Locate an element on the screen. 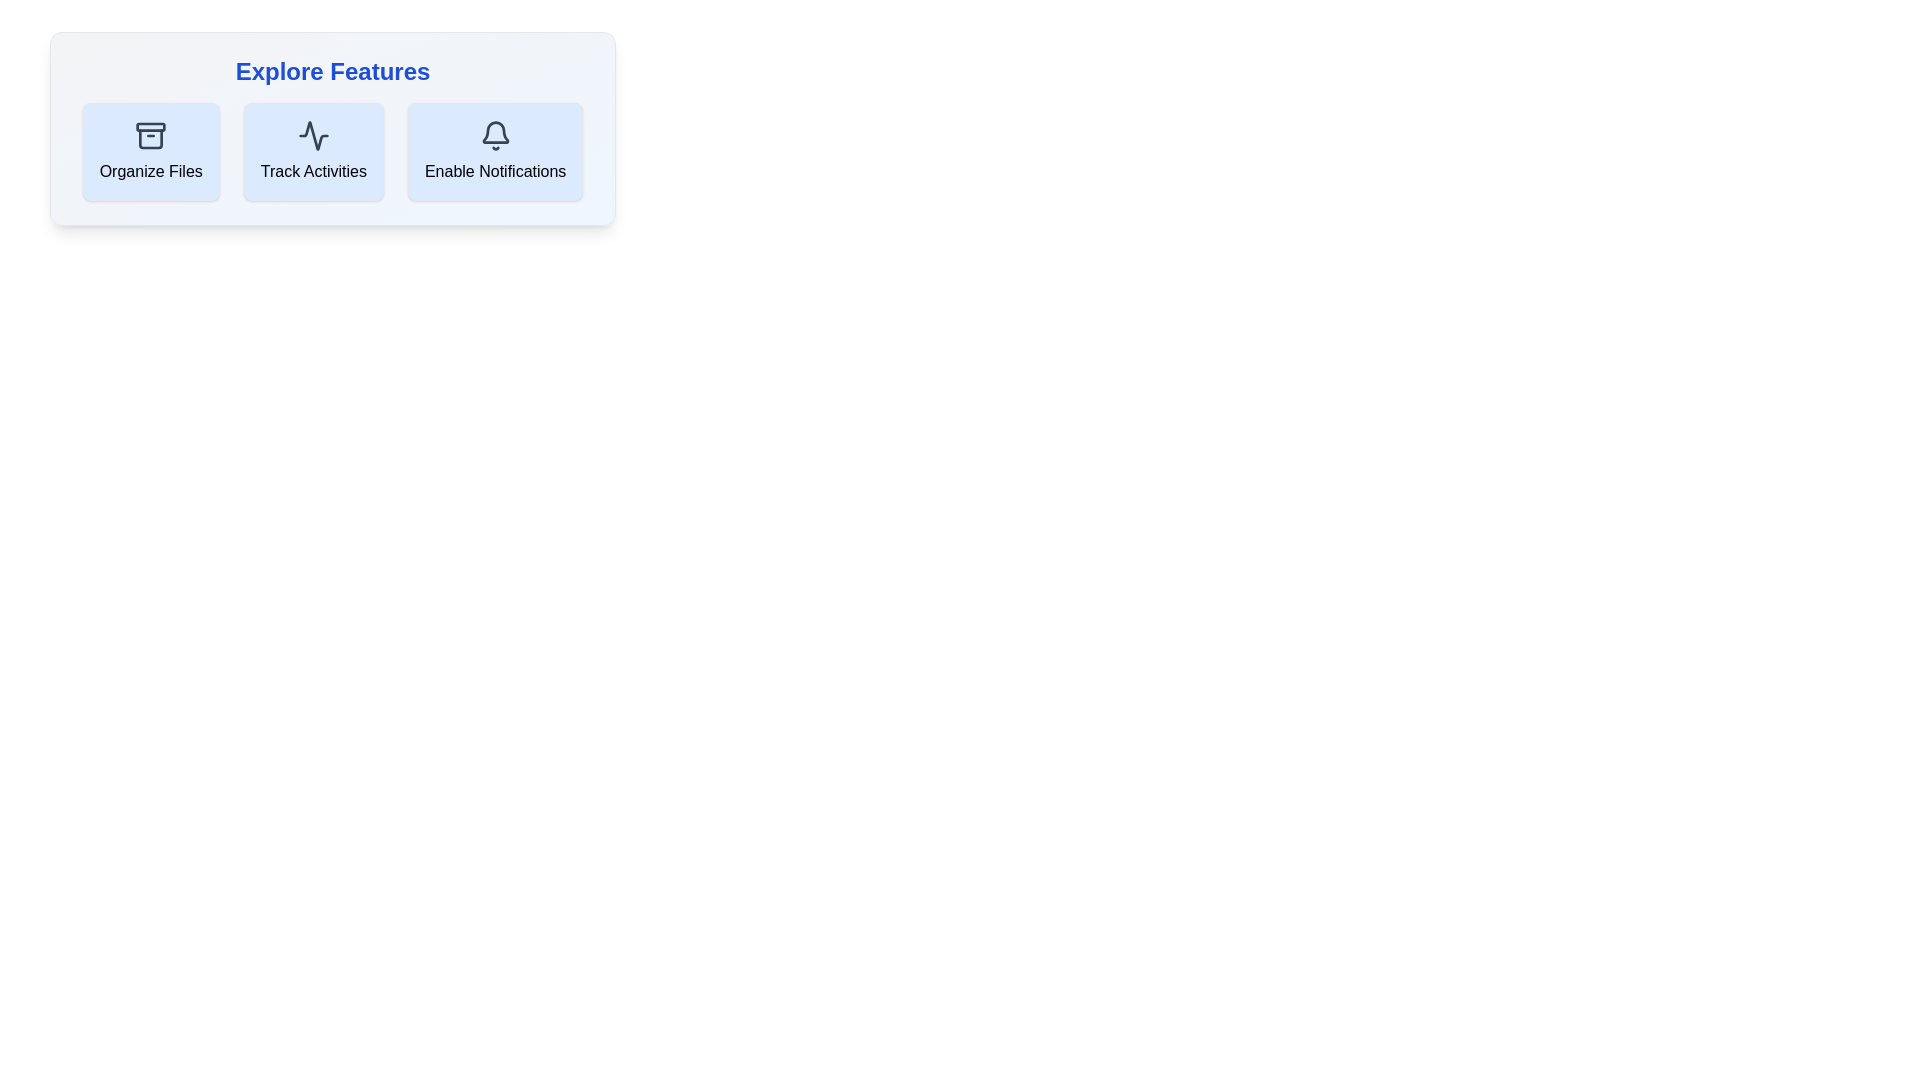  the text label 'Enable Notifications' that is styled in medium-weight font and located below the bell icon in the third group of features is located at coordinates (495, 171).